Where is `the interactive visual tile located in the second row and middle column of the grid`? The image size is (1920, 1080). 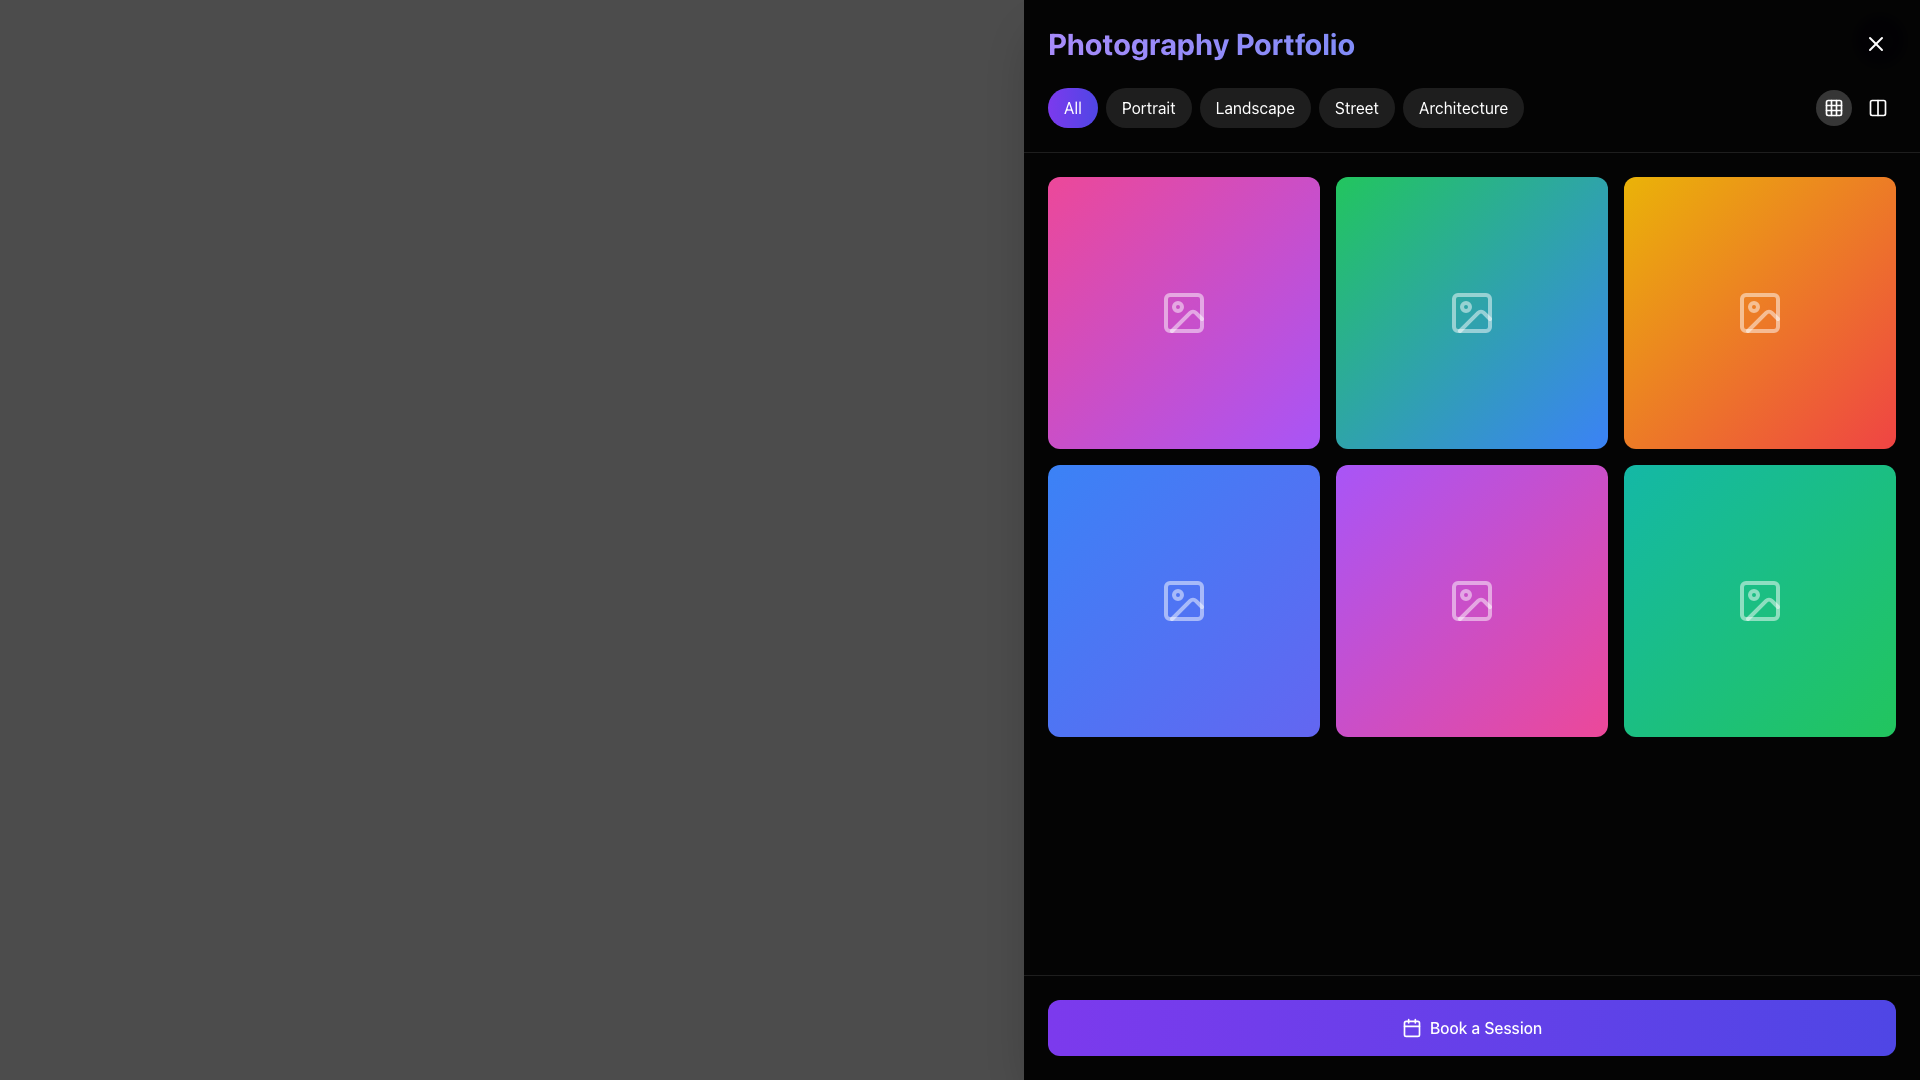 the interactive visual tile located in the second row and middle column of the grid is located at coordinates (1472, 600).